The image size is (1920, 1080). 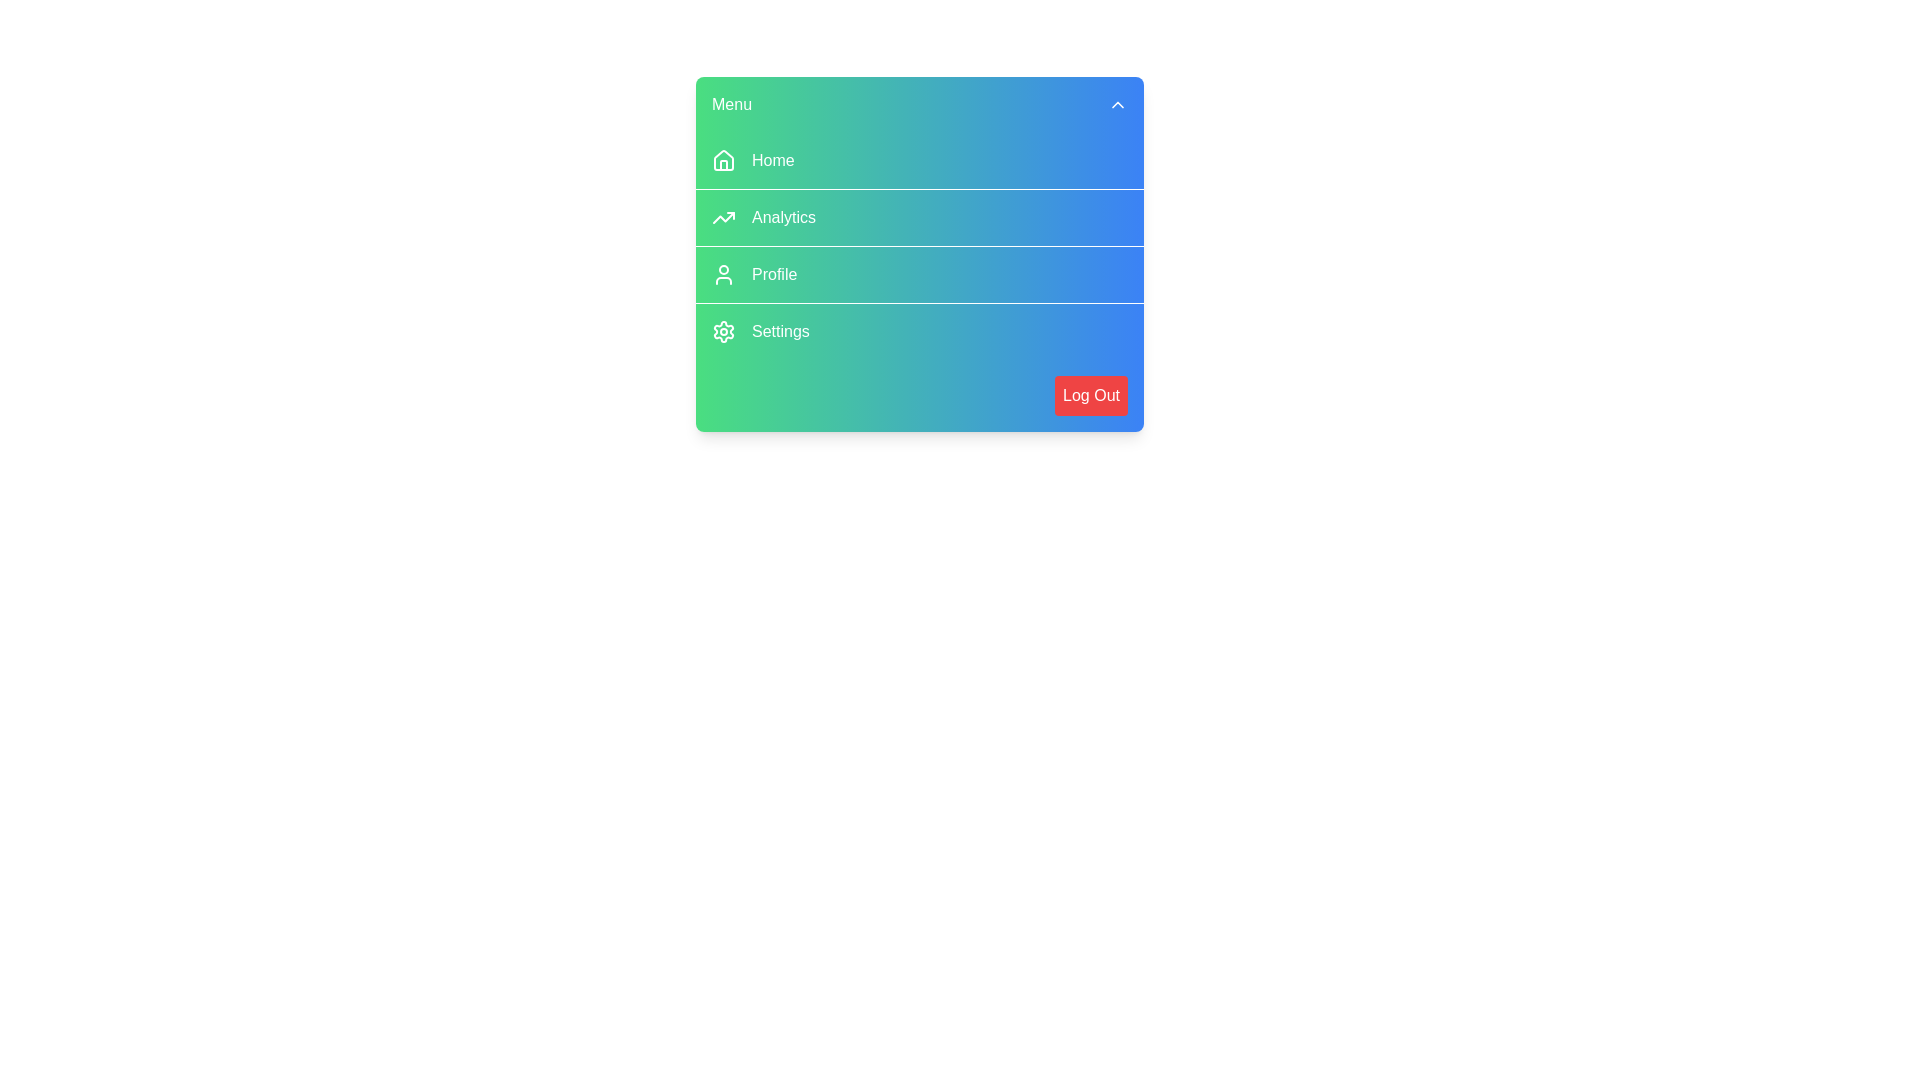 What do you see at coordinates (919, 217) in the screenshot?
I see `the menu item Analytics to trigger its hover effect` at bounding box center [919, 217].